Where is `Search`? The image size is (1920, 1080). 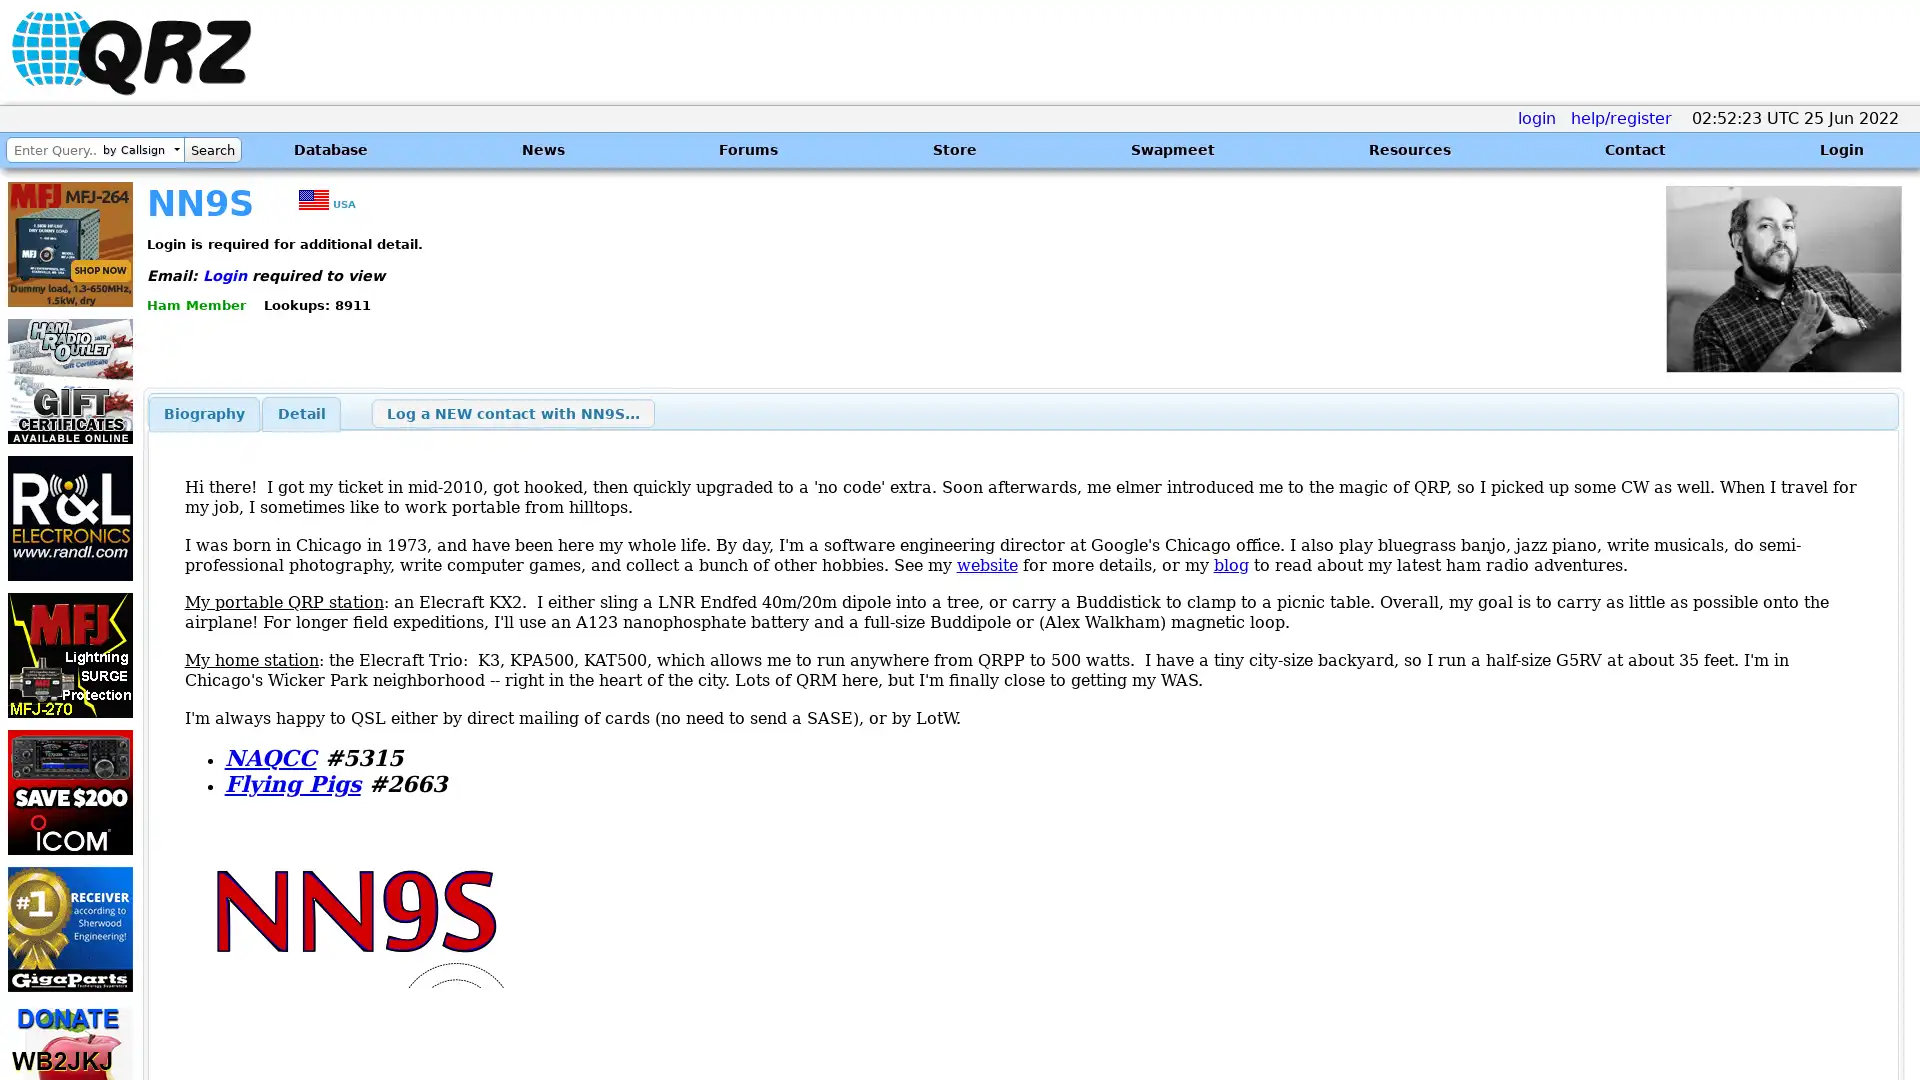 Search is located at coordinates (212, 149).